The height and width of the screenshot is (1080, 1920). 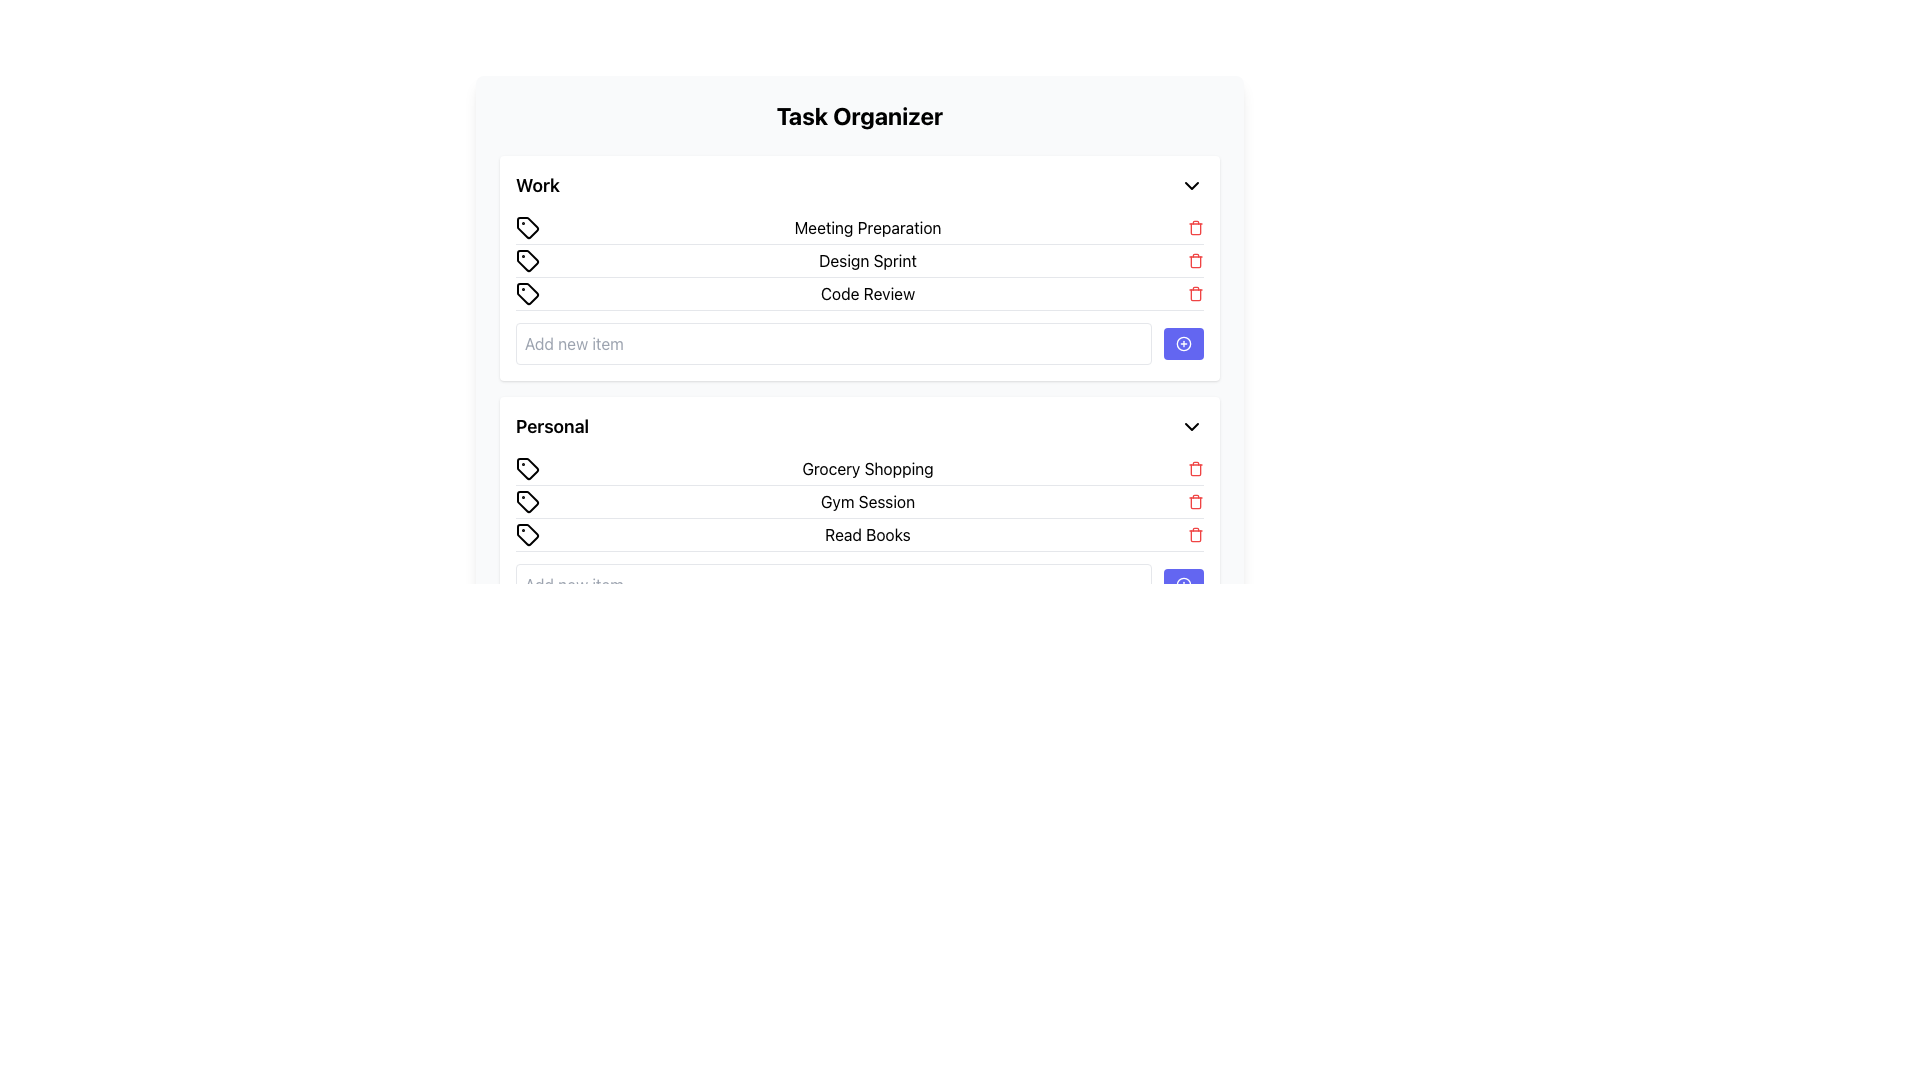 What do you see at coordinates (528, 534) in the screenshot?
I see `the tag-shaped icon with a black outline located in the 'Personal' section adjacent to the text 'Read Books'` at bounding box center [528, 534].